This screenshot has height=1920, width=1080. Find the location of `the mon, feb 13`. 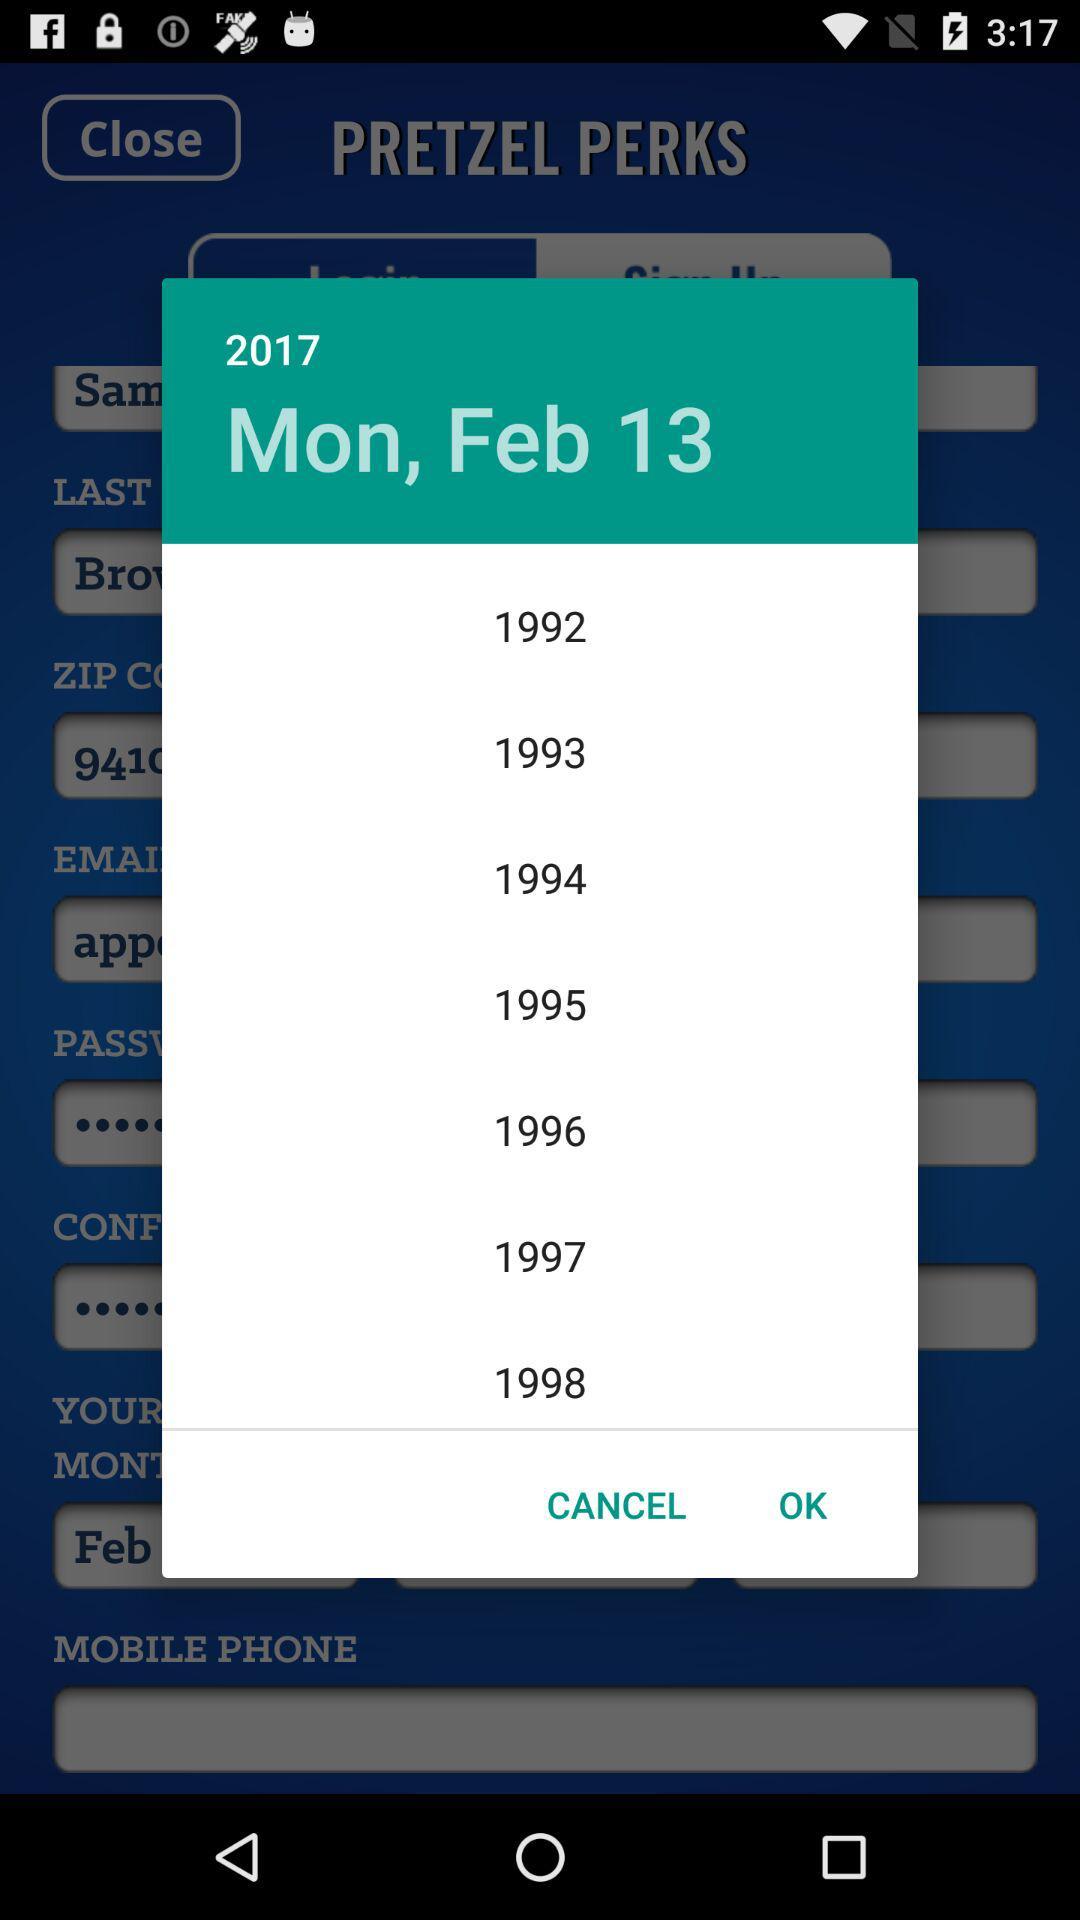

the mon, feb 13 is located at coordinates (470, 435).